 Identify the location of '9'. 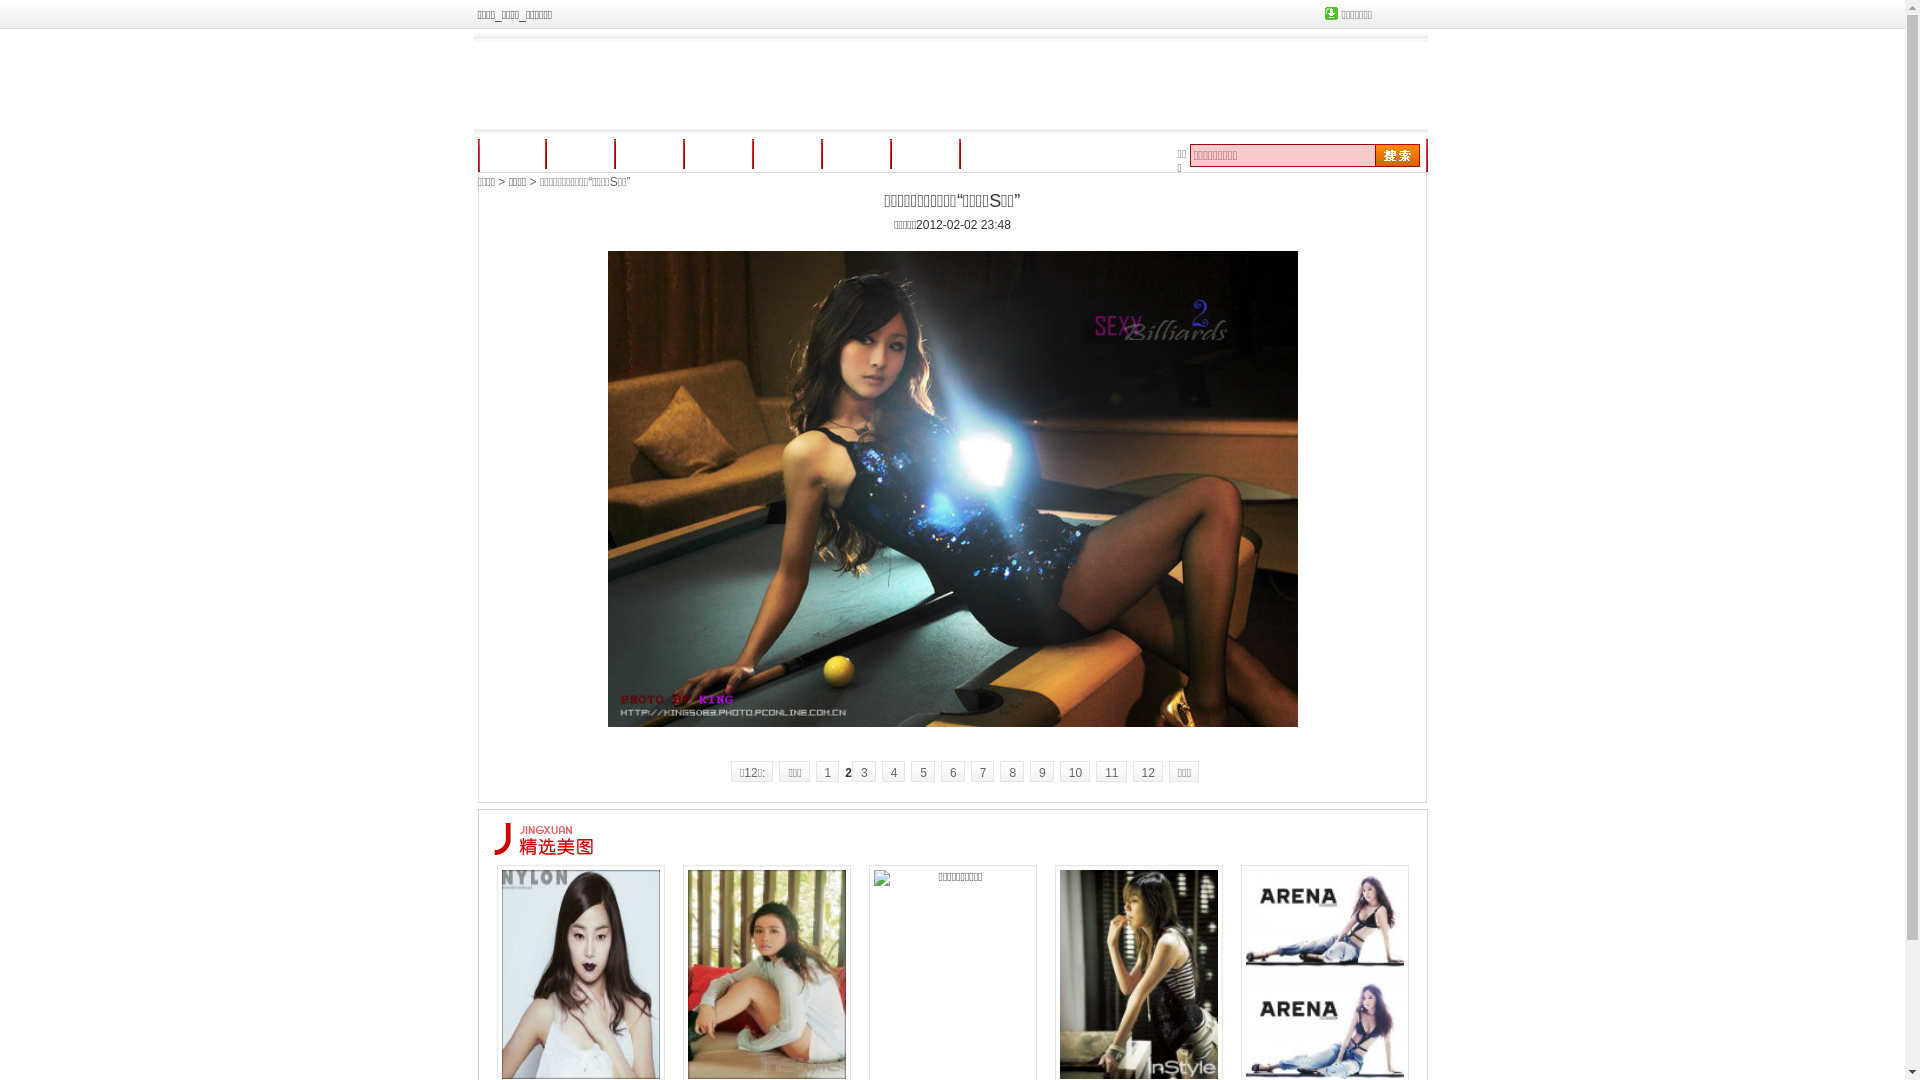
(1040, 770).